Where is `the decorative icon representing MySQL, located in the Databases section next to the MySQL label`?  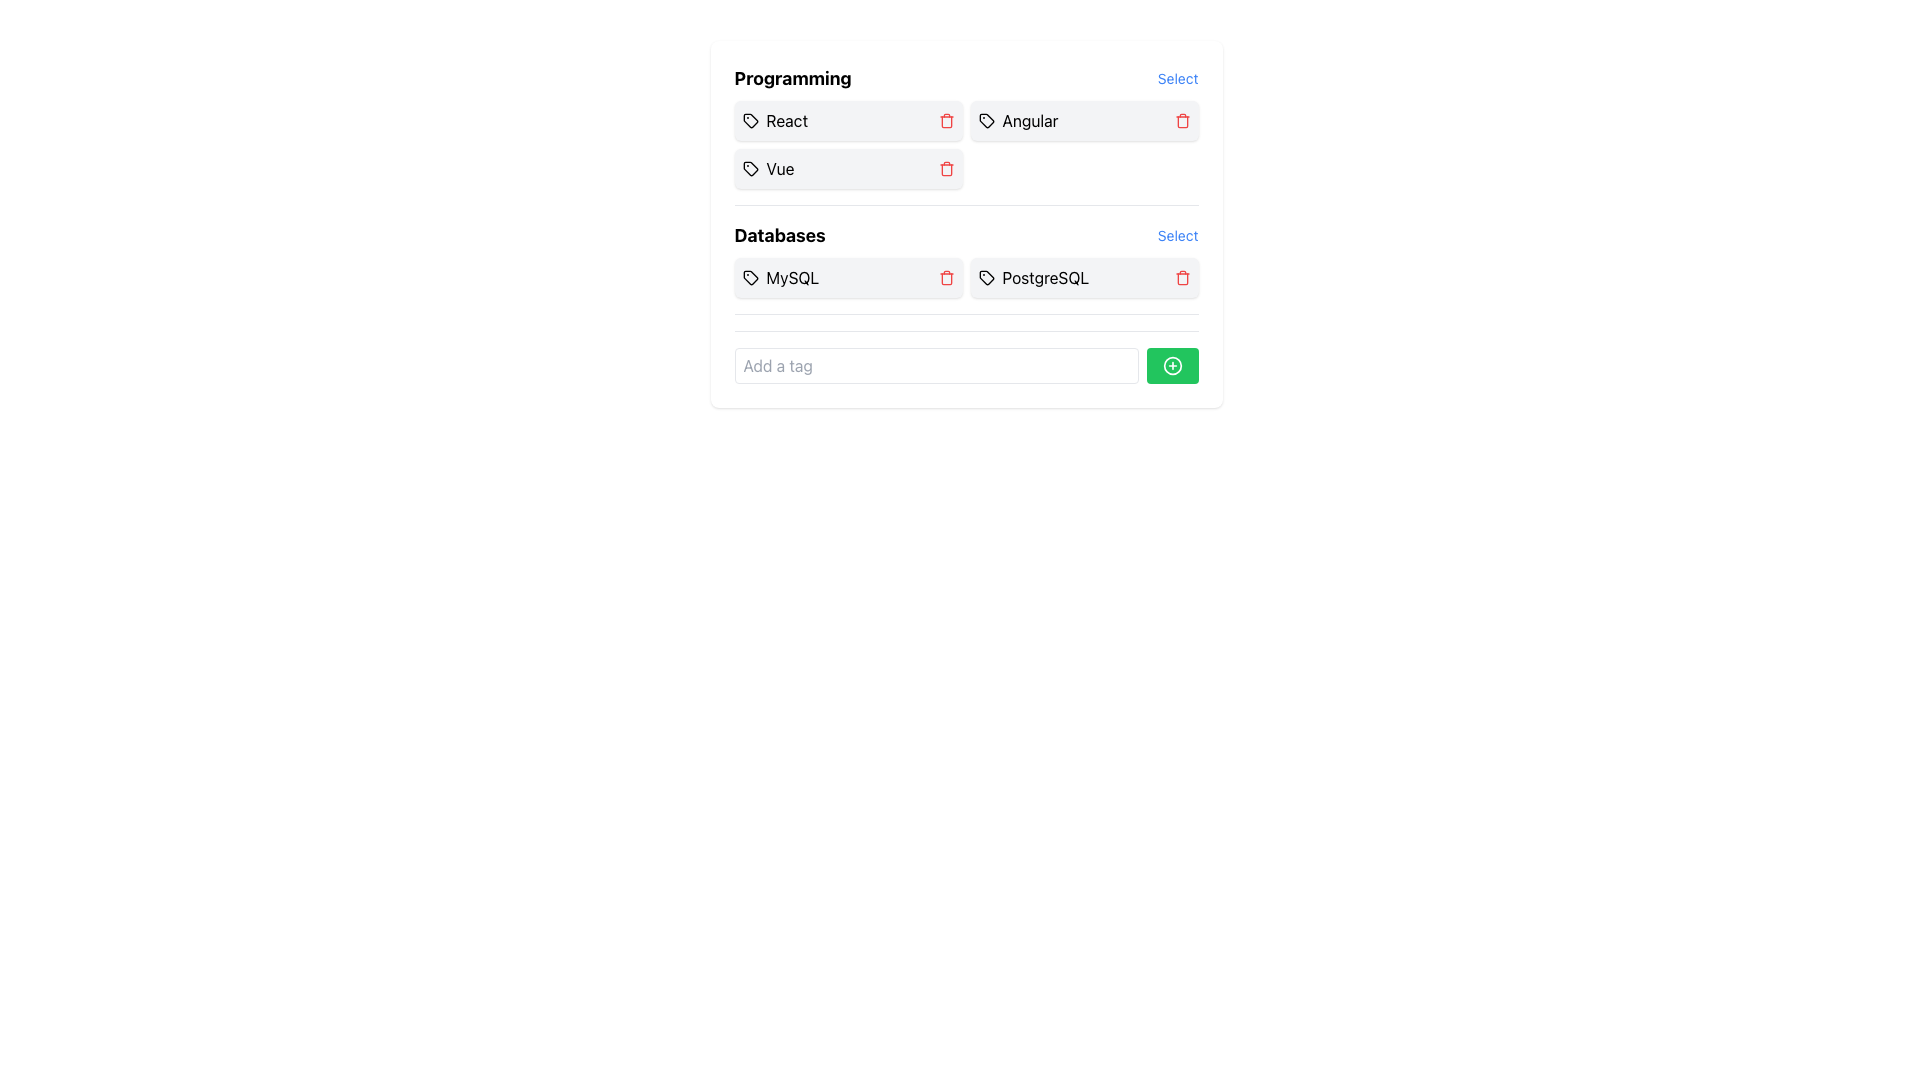
the decorative icon representing MySQL, located in the Databases section next to the MySQL label is located at coordinates (749, 277).